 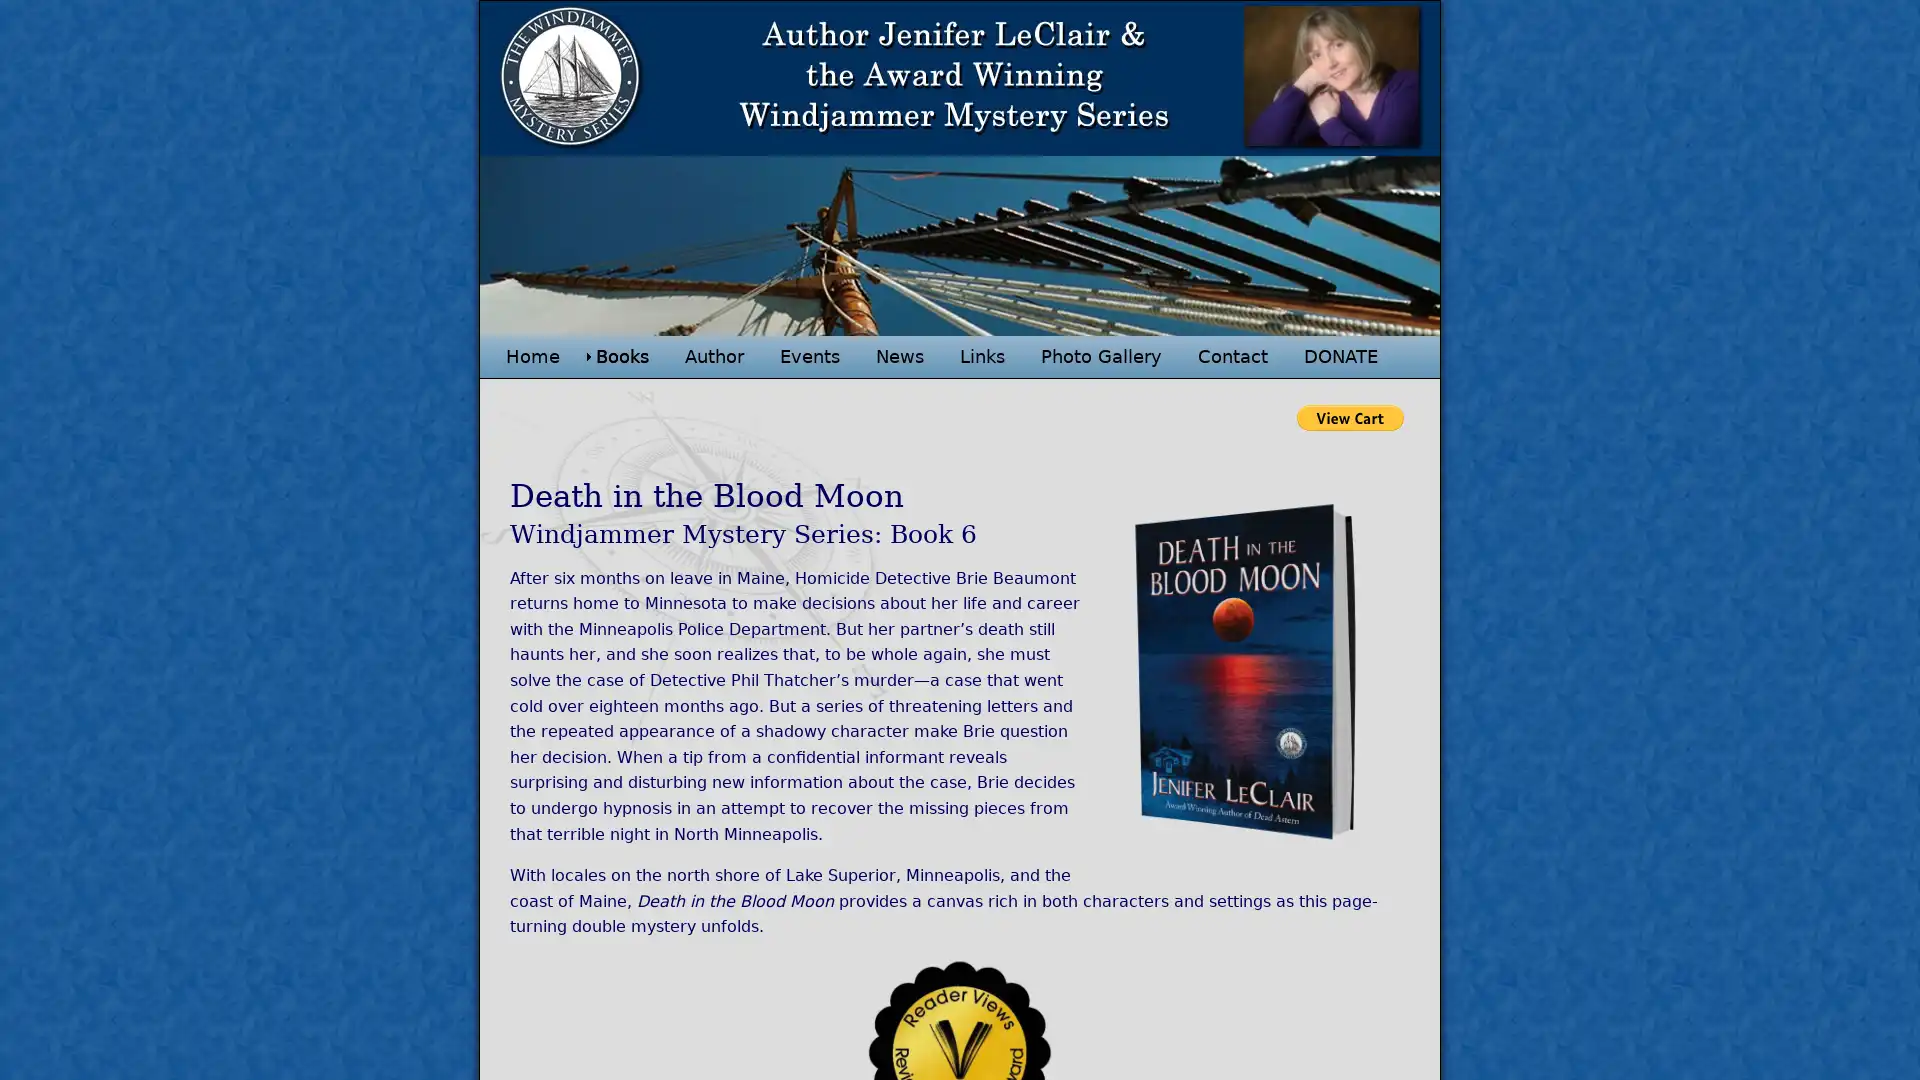 I want to click on PayPal - The safer, easier way to pay online!, so click(x=1350, y=416).